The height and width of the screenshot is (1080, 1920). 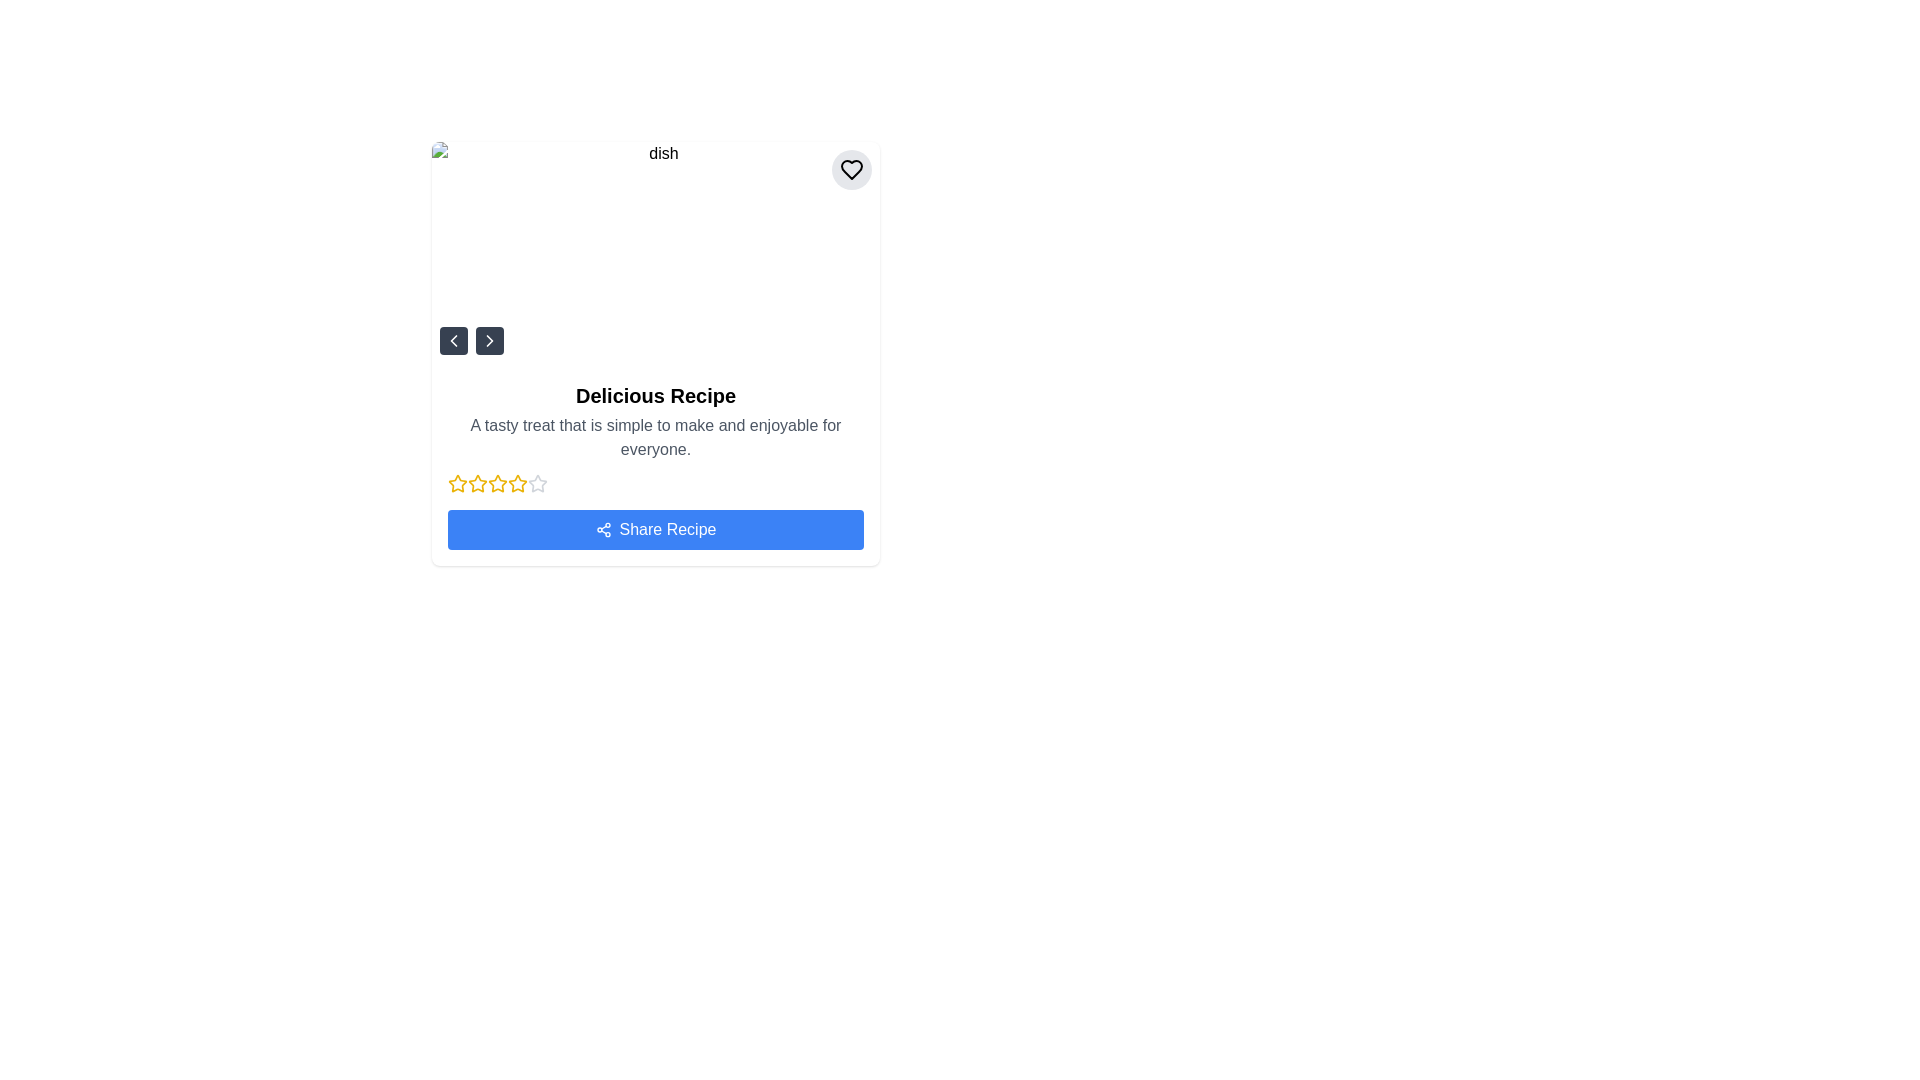 I want to click on the star icon in the rating system located beneath the recipe description, so click(x=456, y=483).